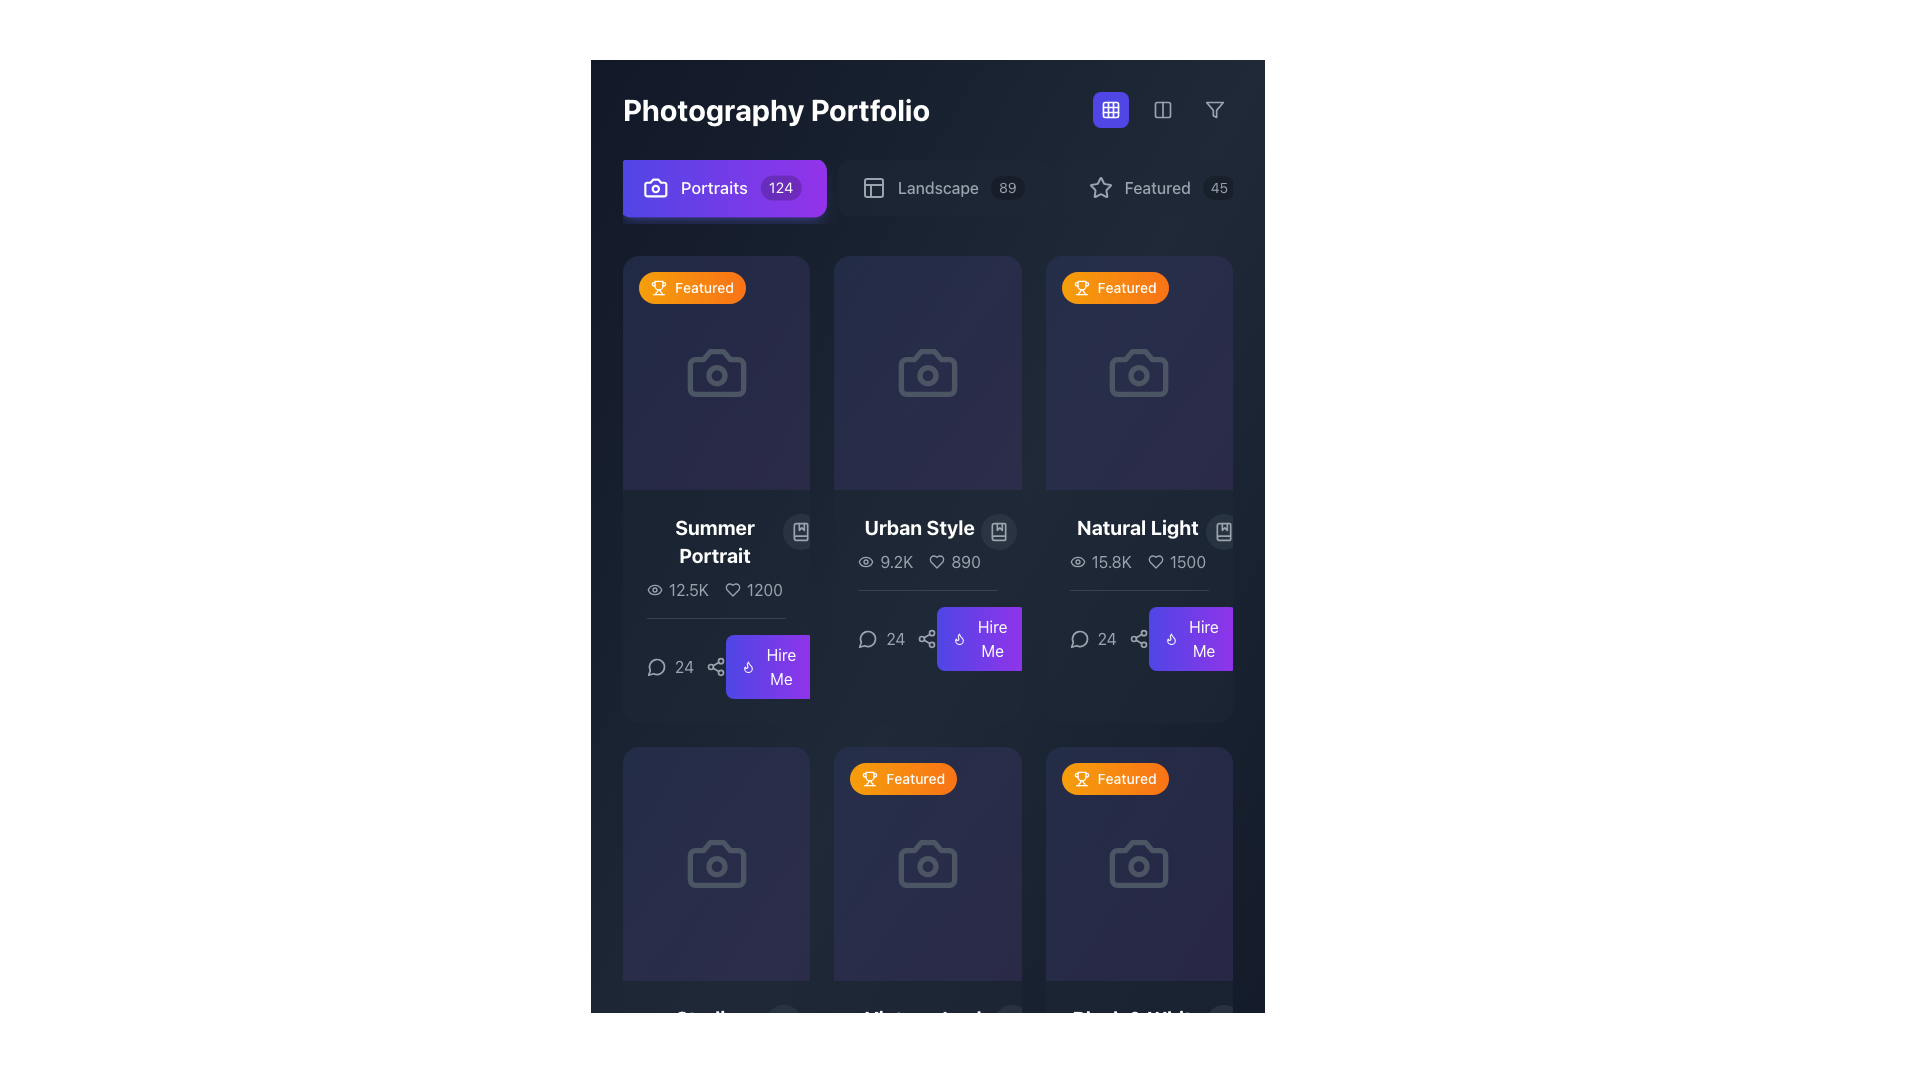  What do you see at coordinates (655, 188) in the screenshot?
I see `the decorative icon associated with the 'Portraits' button labeled 'Portraits 124', located on the leftmost side of the button` at bounding box center [655, 188].